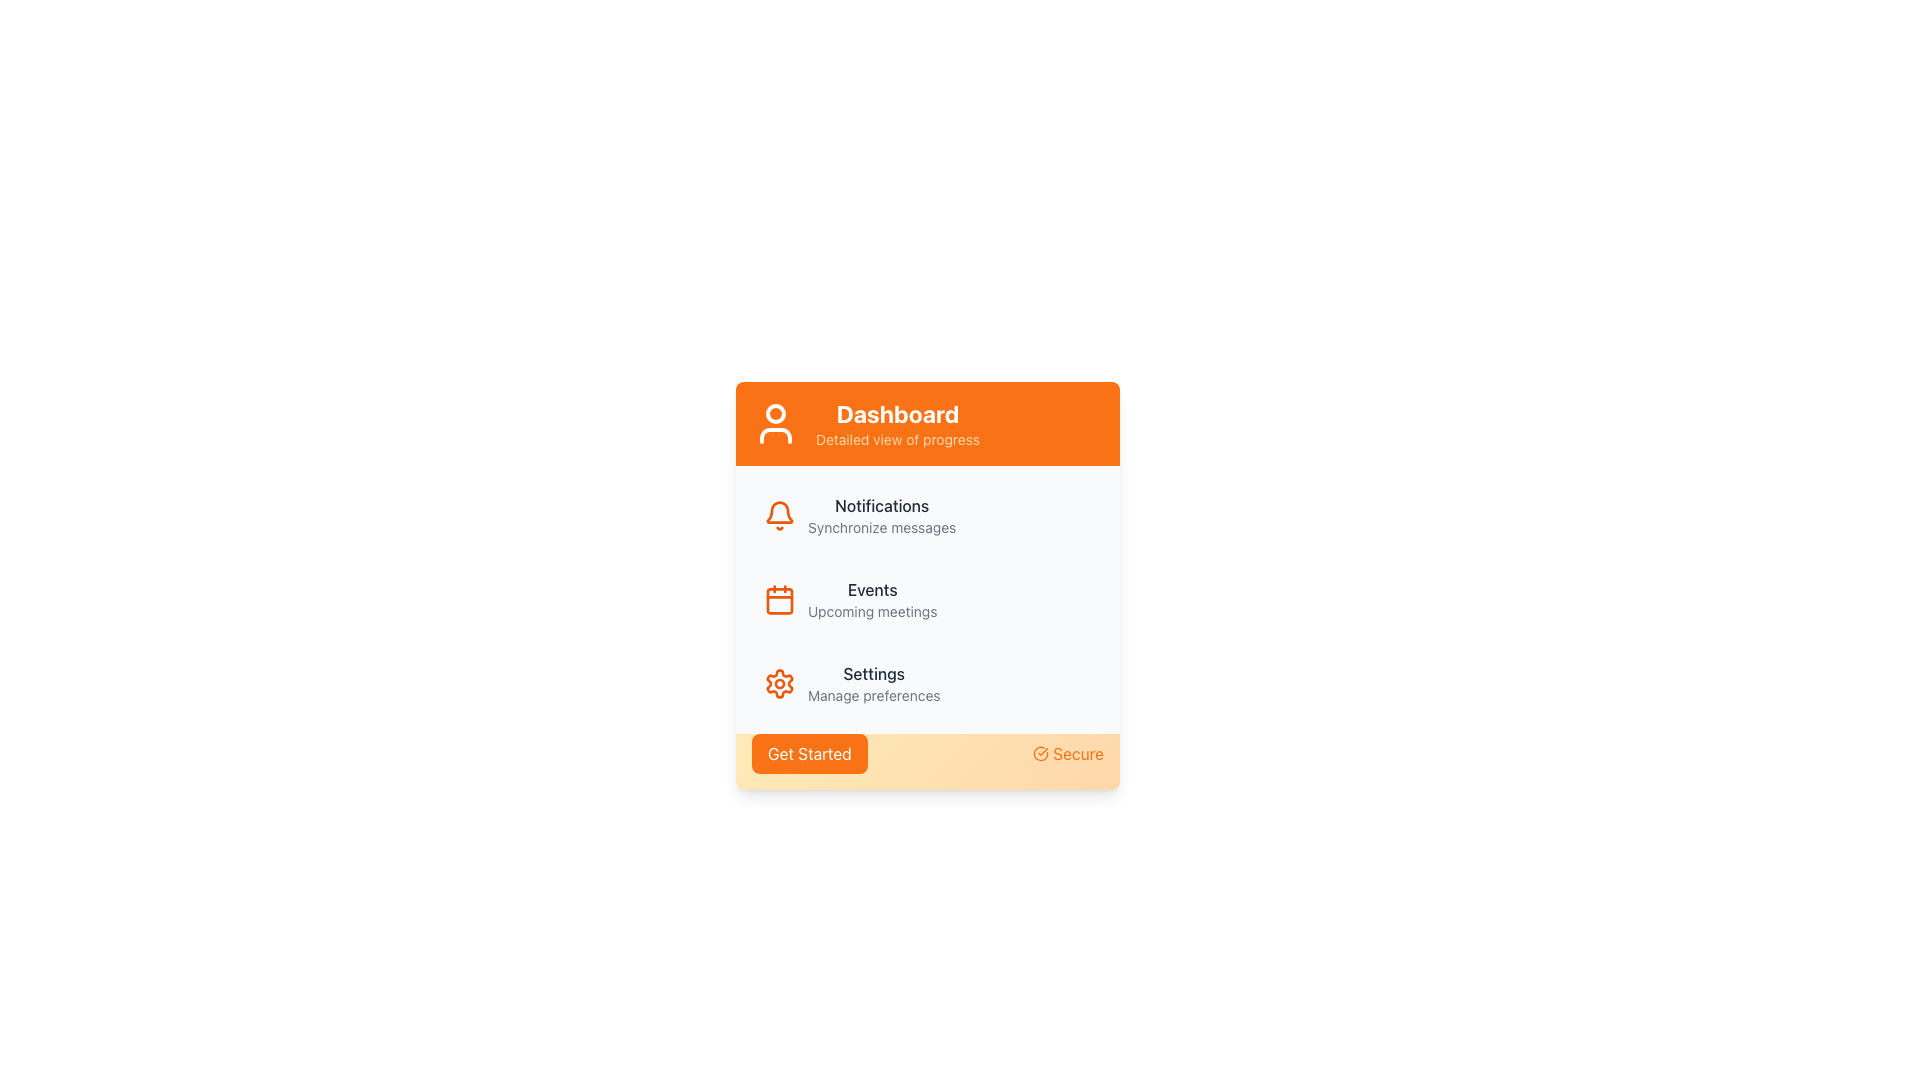 The height and width of the screenshot is (1080, 1920). Describe the element at coordinates (809, 753) in the screenshot. I see `the 'Get Started' button, which is a bright orange rectangular button with rounded corners` at that location.